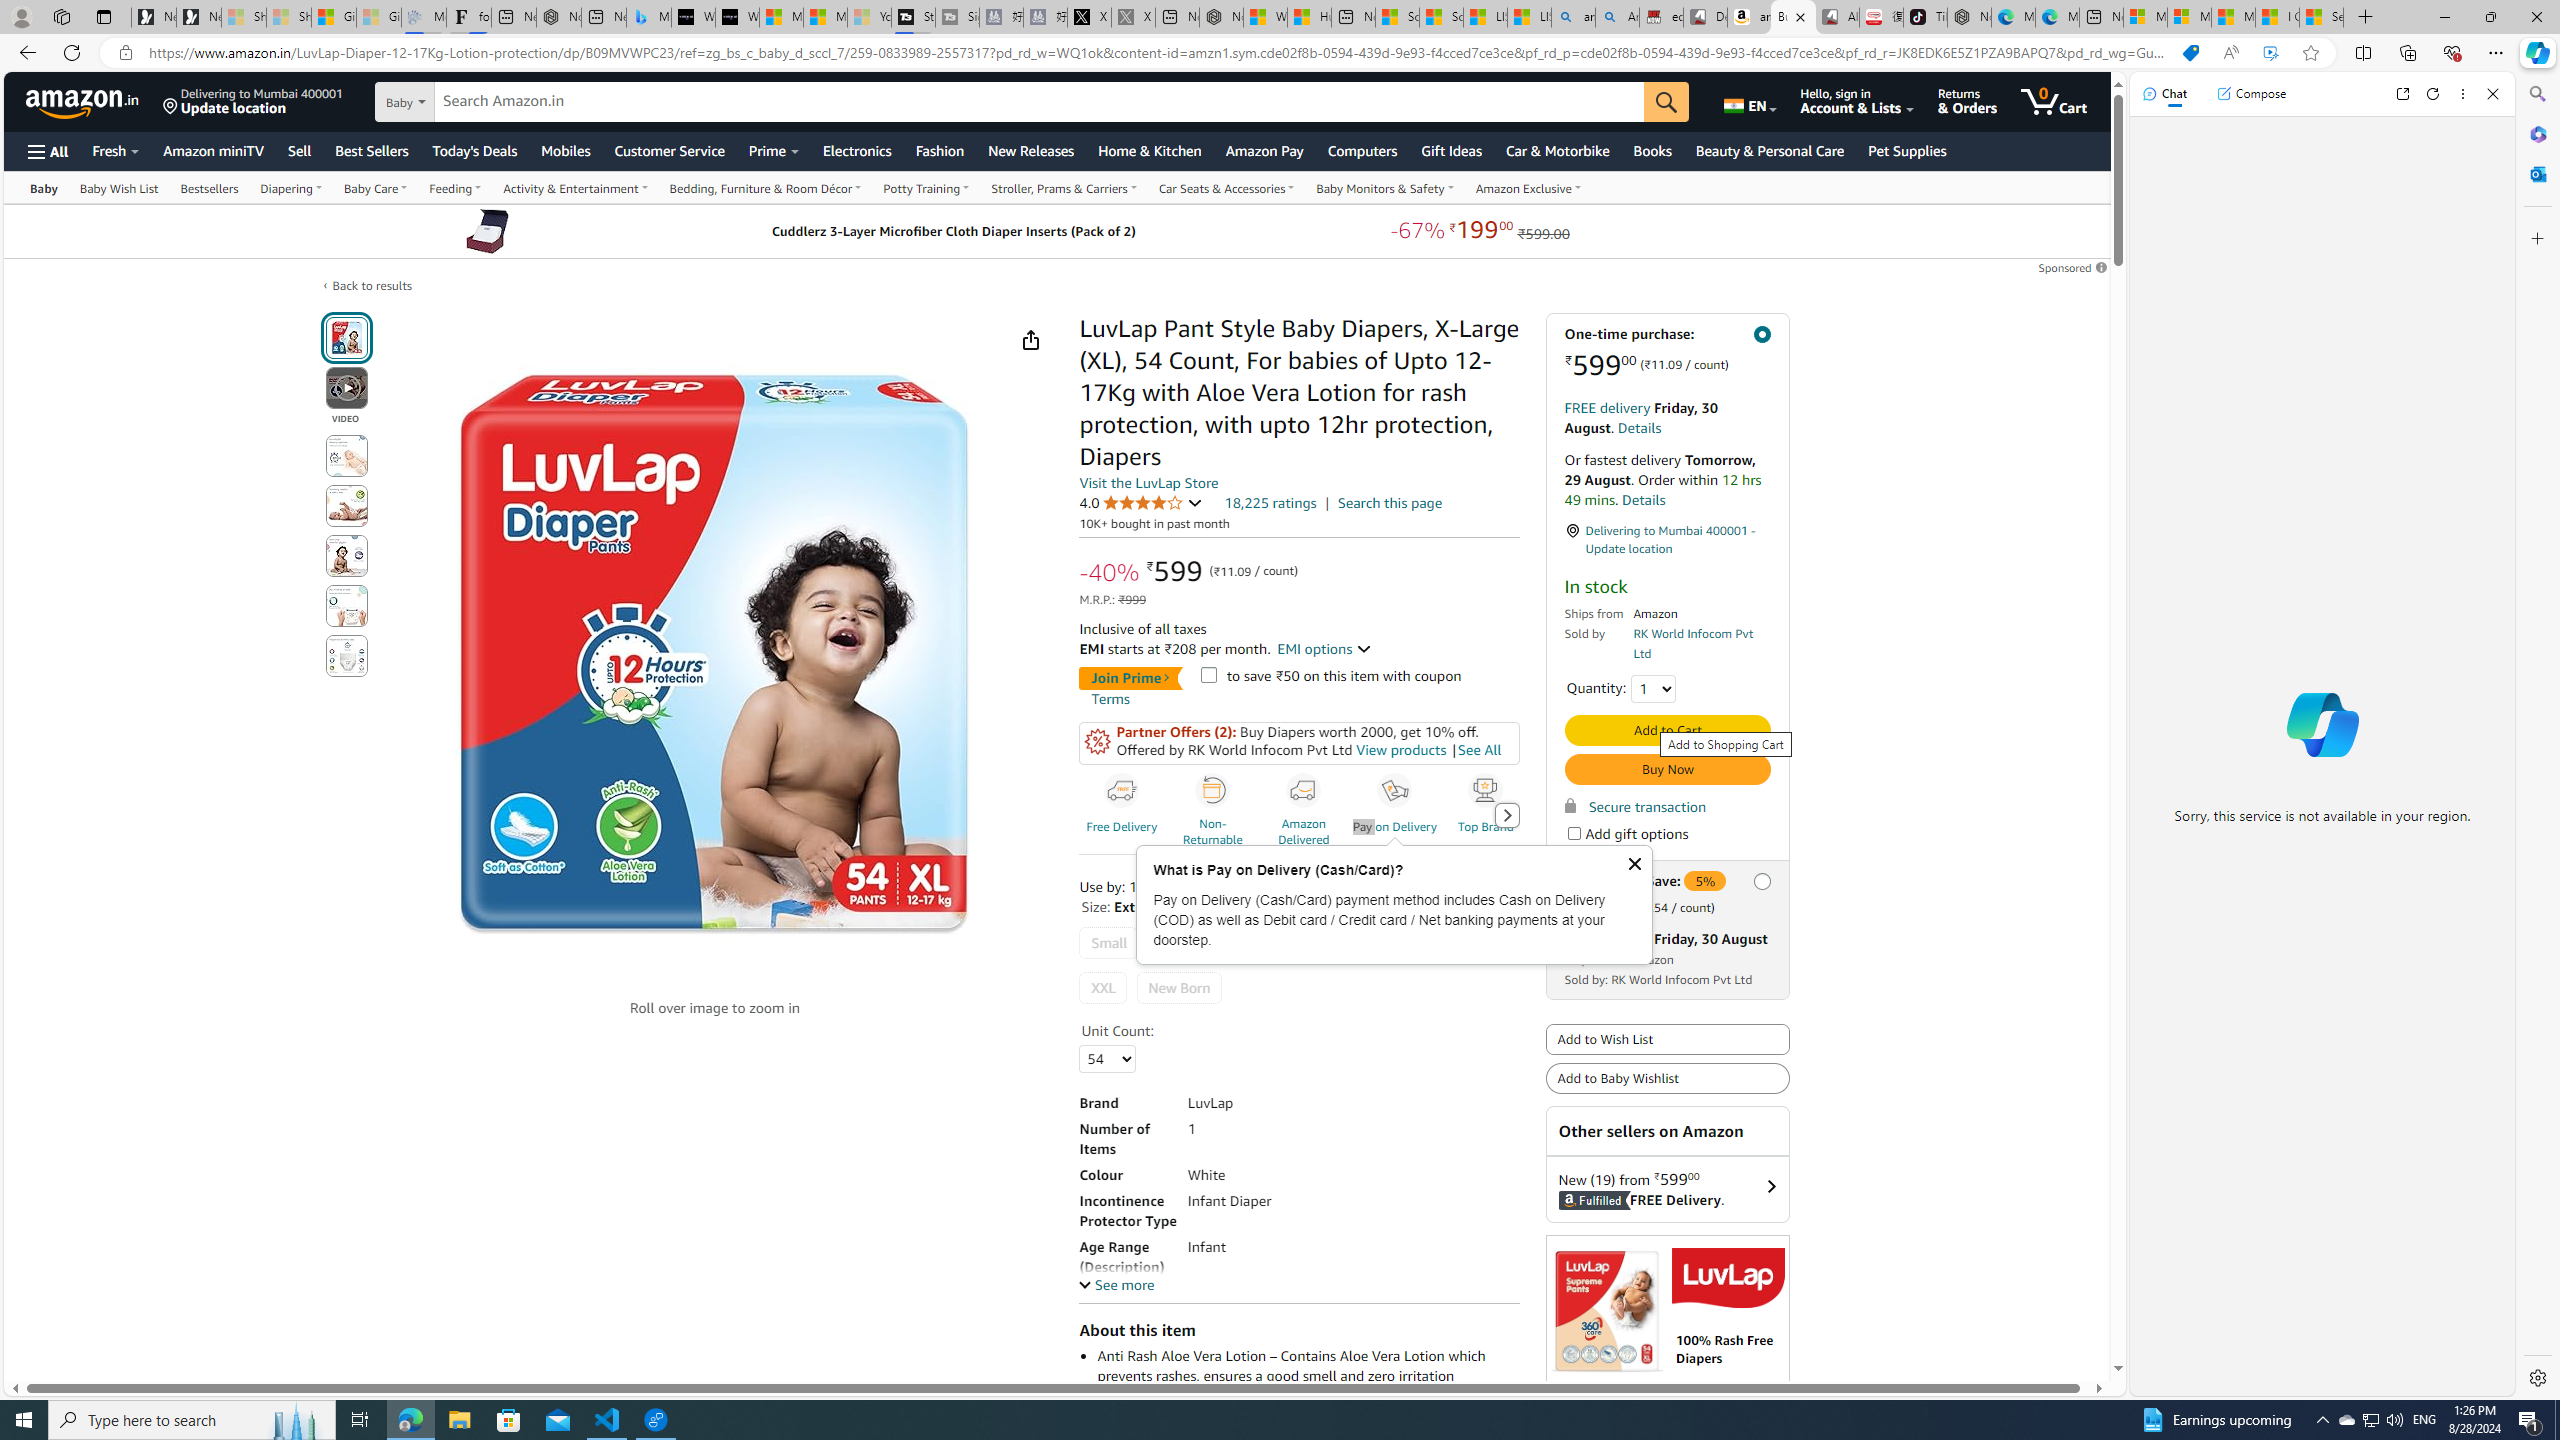 This screenshot has height=1440, width=2560. I want to click on 'I Gained 20 Pounds of Muscle in 30 Days! | Watch', so click(2278, 16).